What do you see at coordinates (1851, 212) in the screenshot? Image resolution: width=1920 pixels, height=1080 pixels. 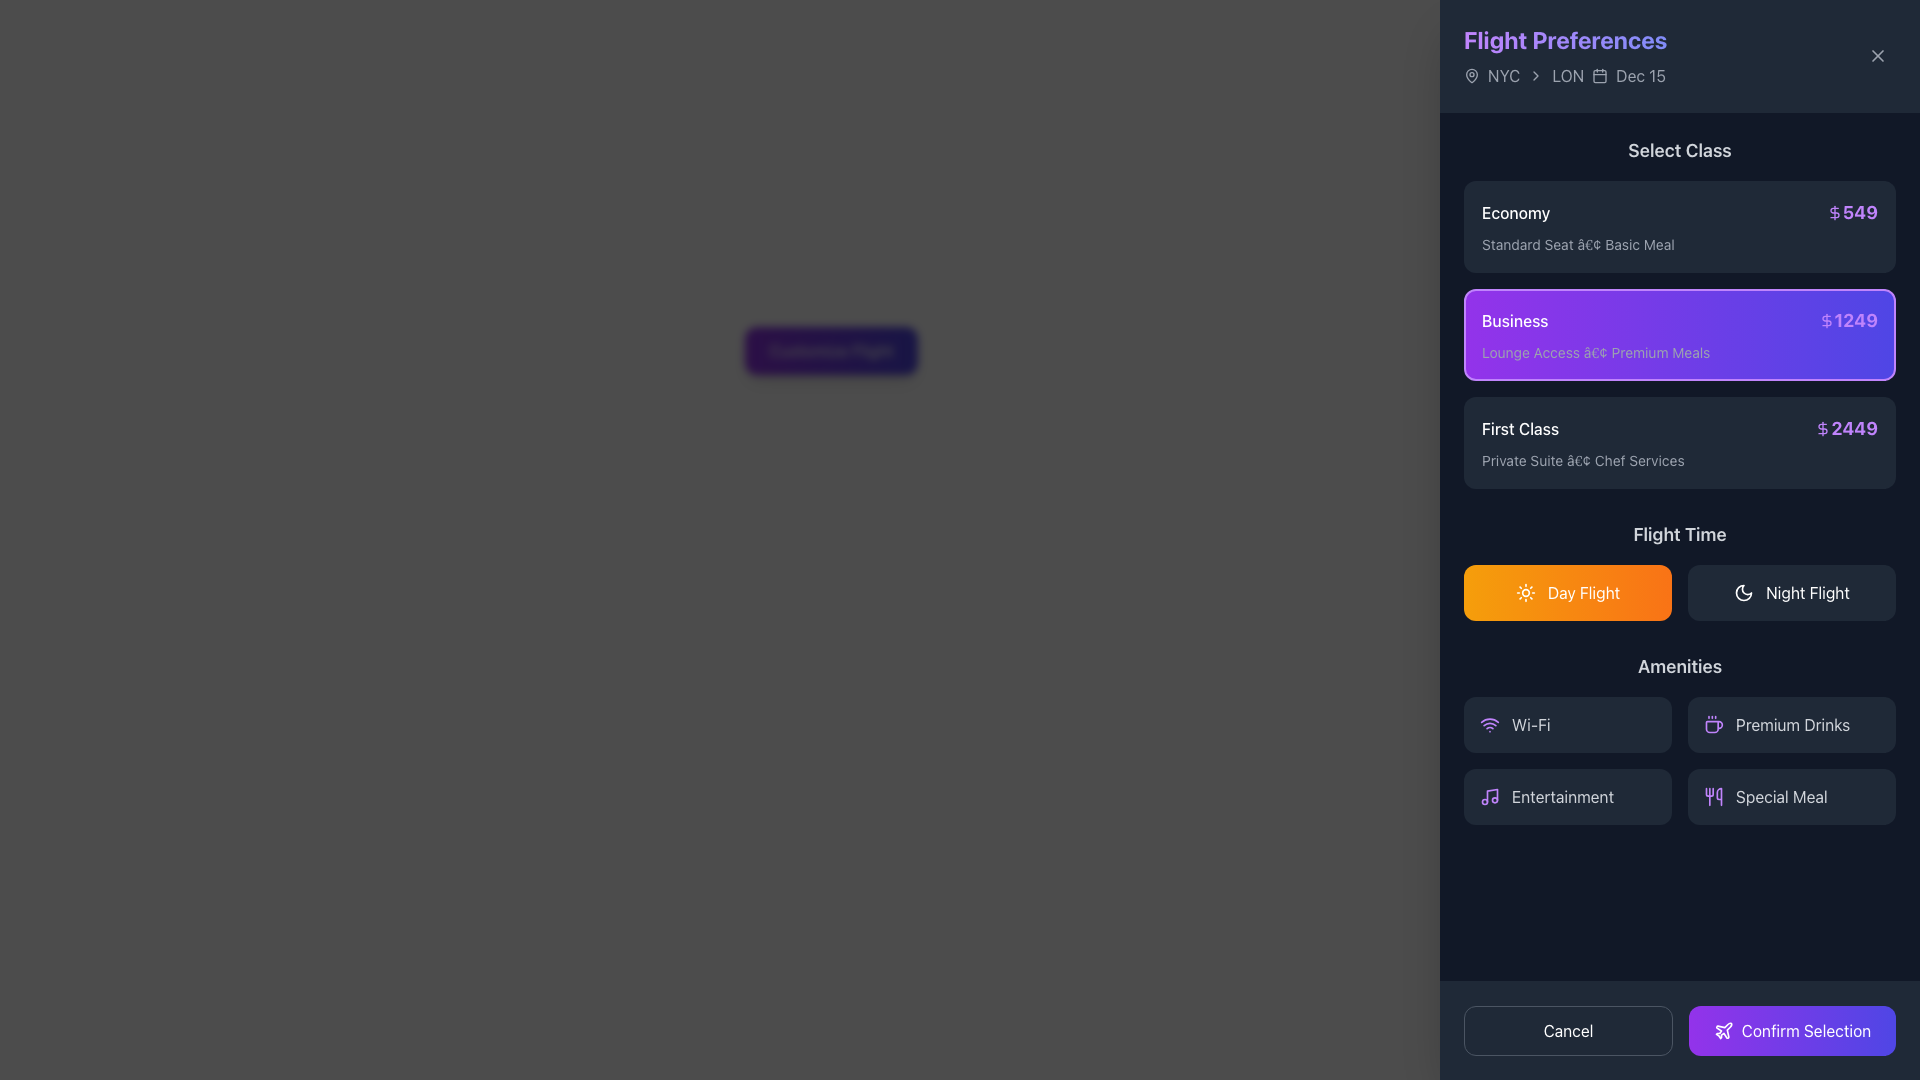 I see `the numerical text '549' styled in bold, purple font located in the 'Economy' section of the flight selection interface, adjacent to the dollar sign icon` at bounding box center [1851, 212].